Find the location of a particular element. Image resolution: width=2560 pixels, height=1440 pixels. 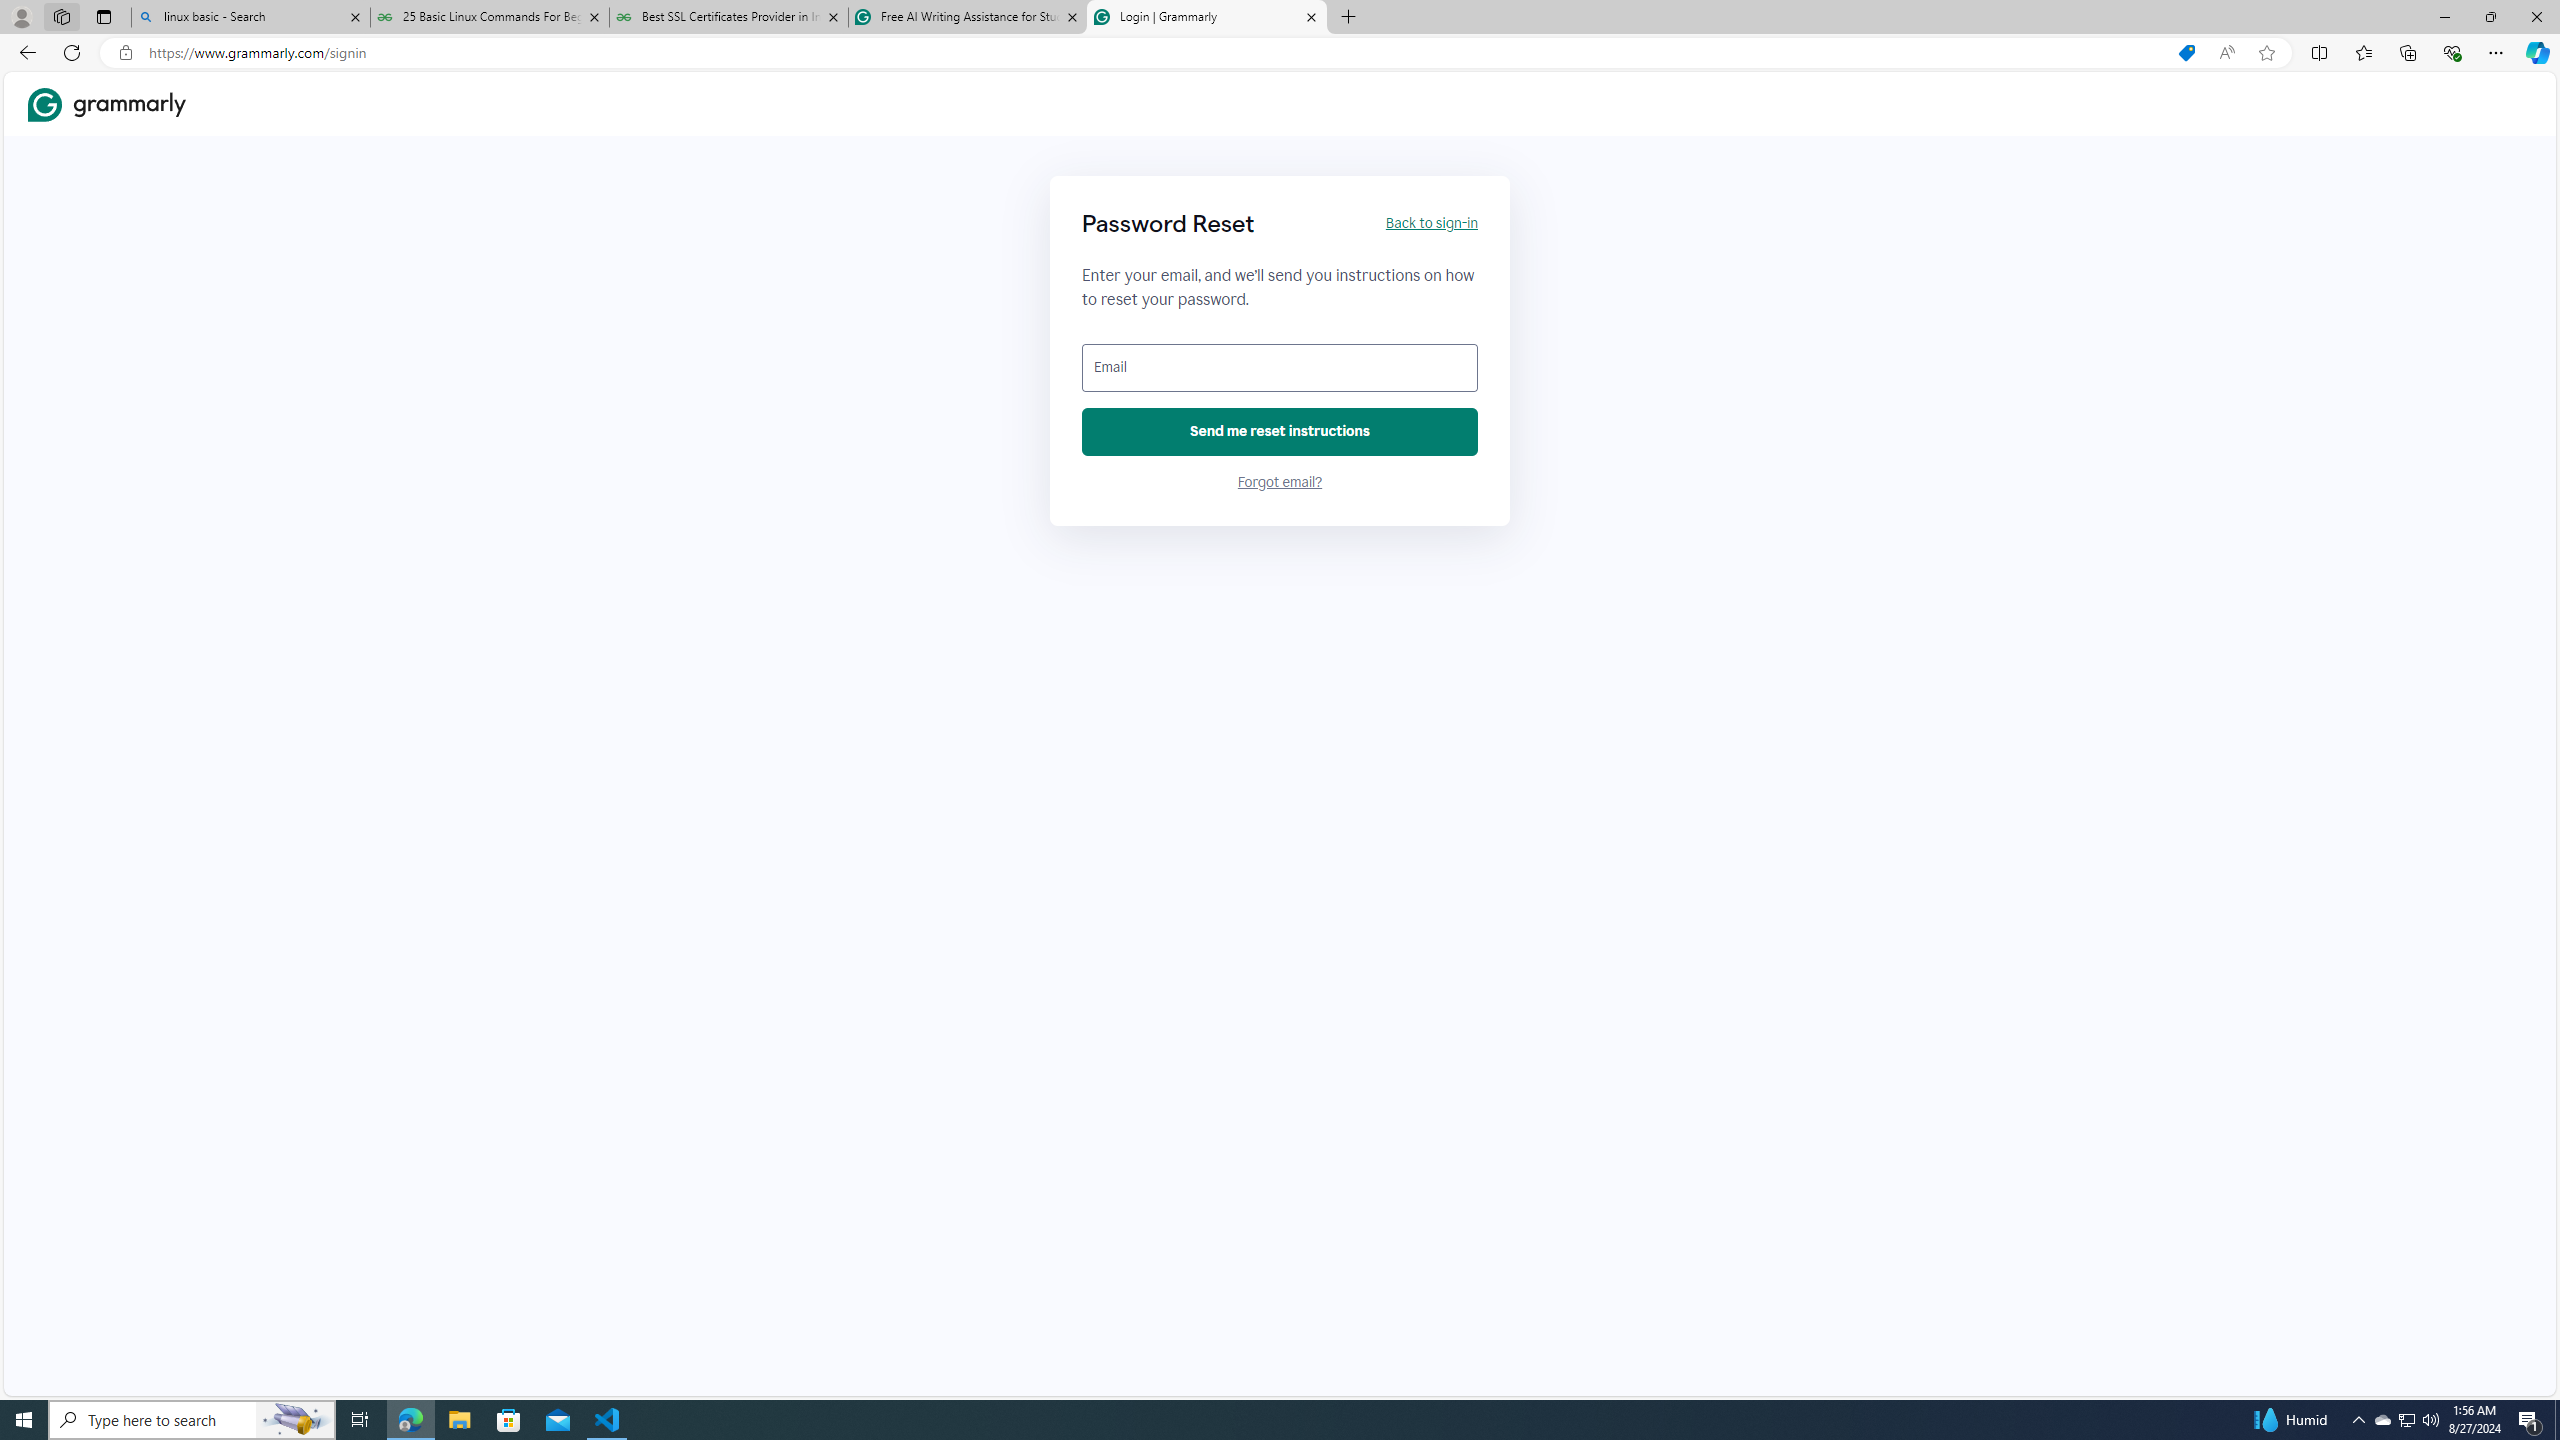

'linux basic - Search' is located at coordinates (249, 16).